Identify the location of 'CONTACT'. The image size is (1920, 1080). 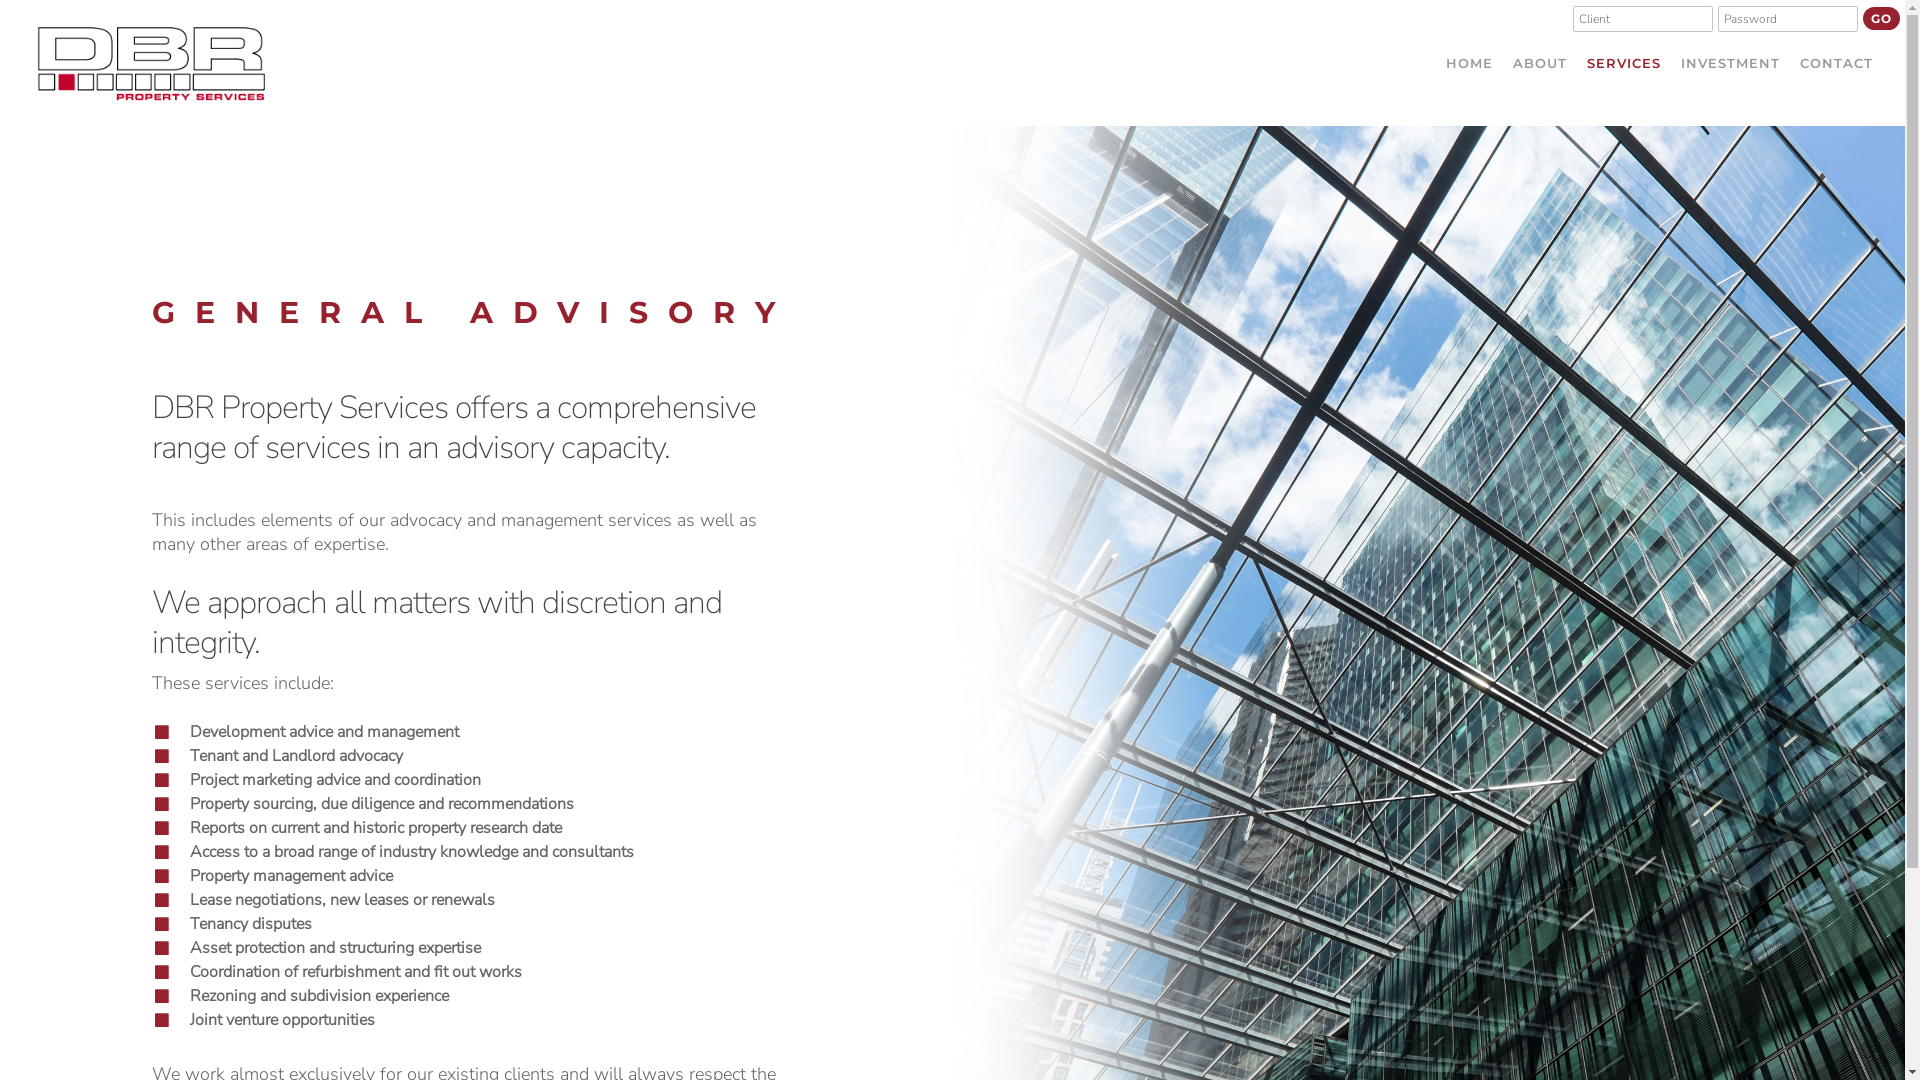
(1836, 61).